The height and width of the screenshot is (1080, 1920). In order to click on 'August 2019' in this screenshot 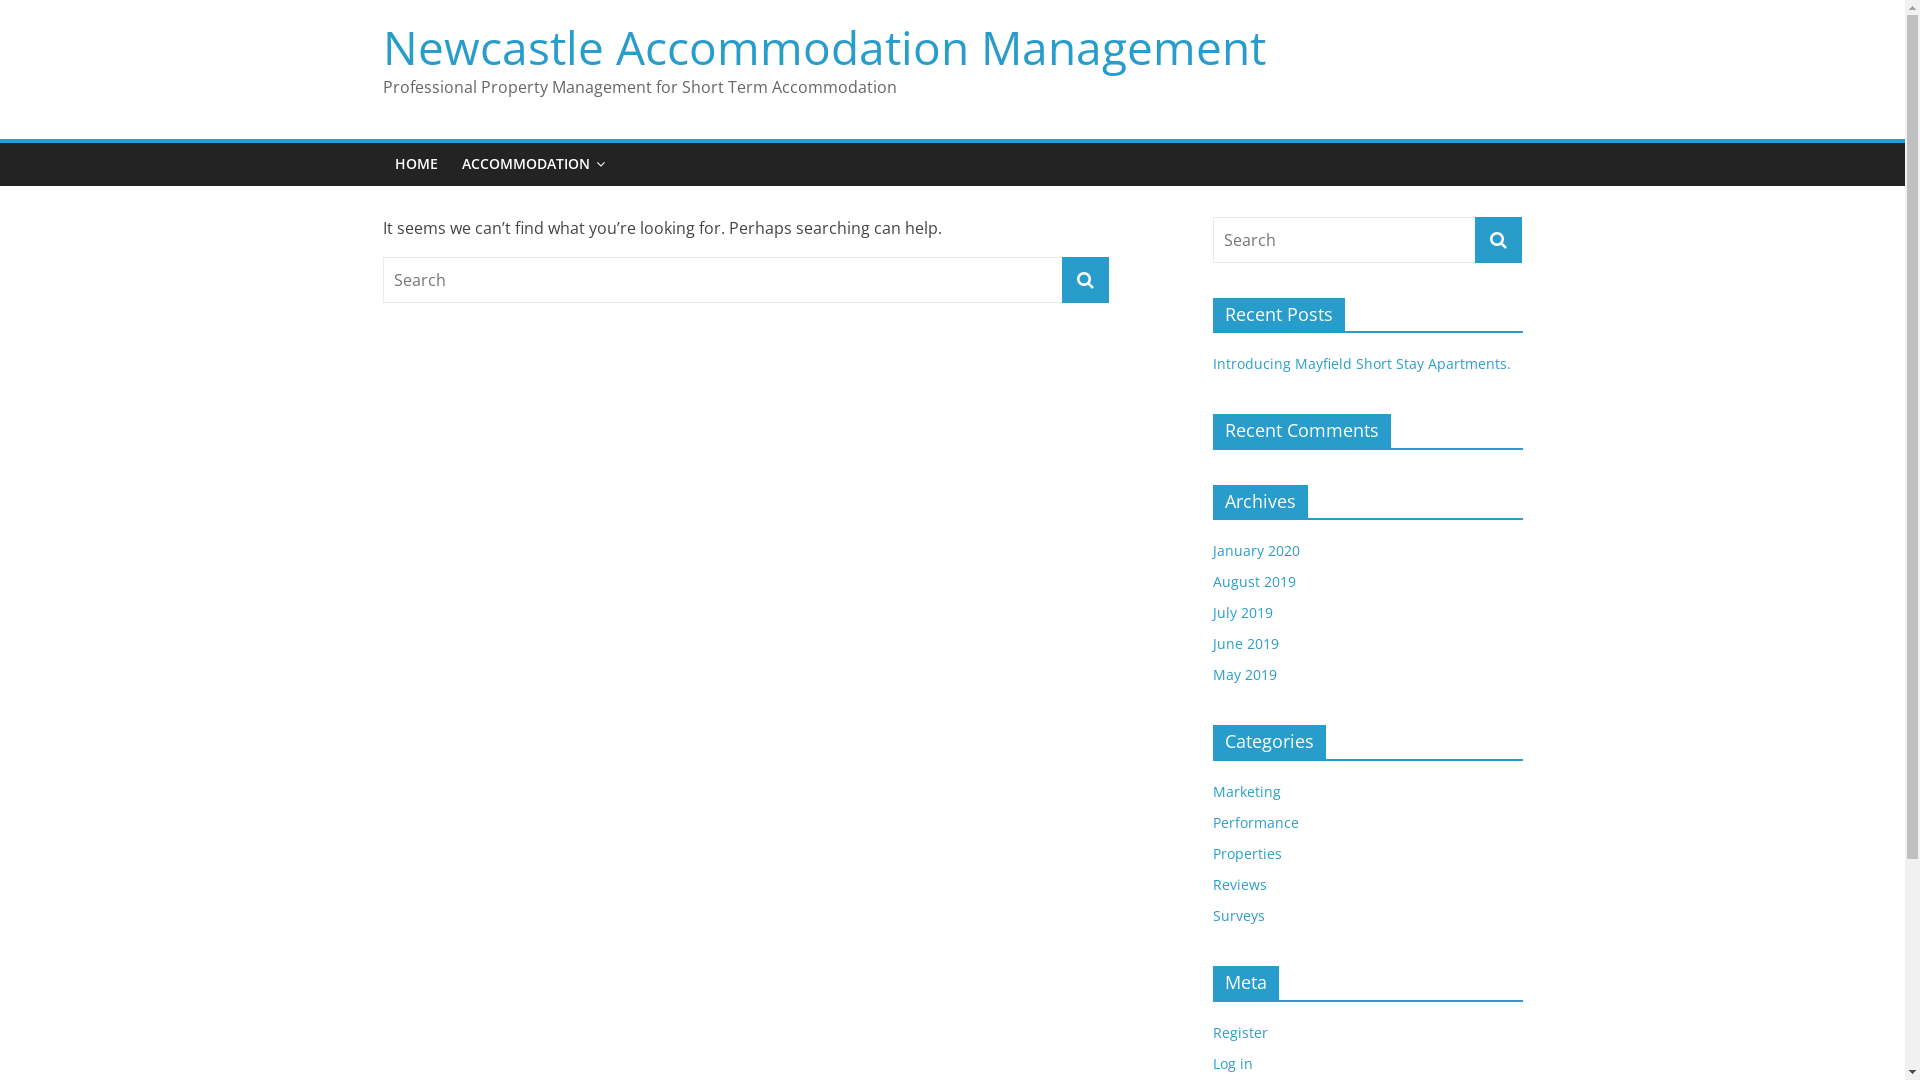, I will do `click(1252, 581)`.